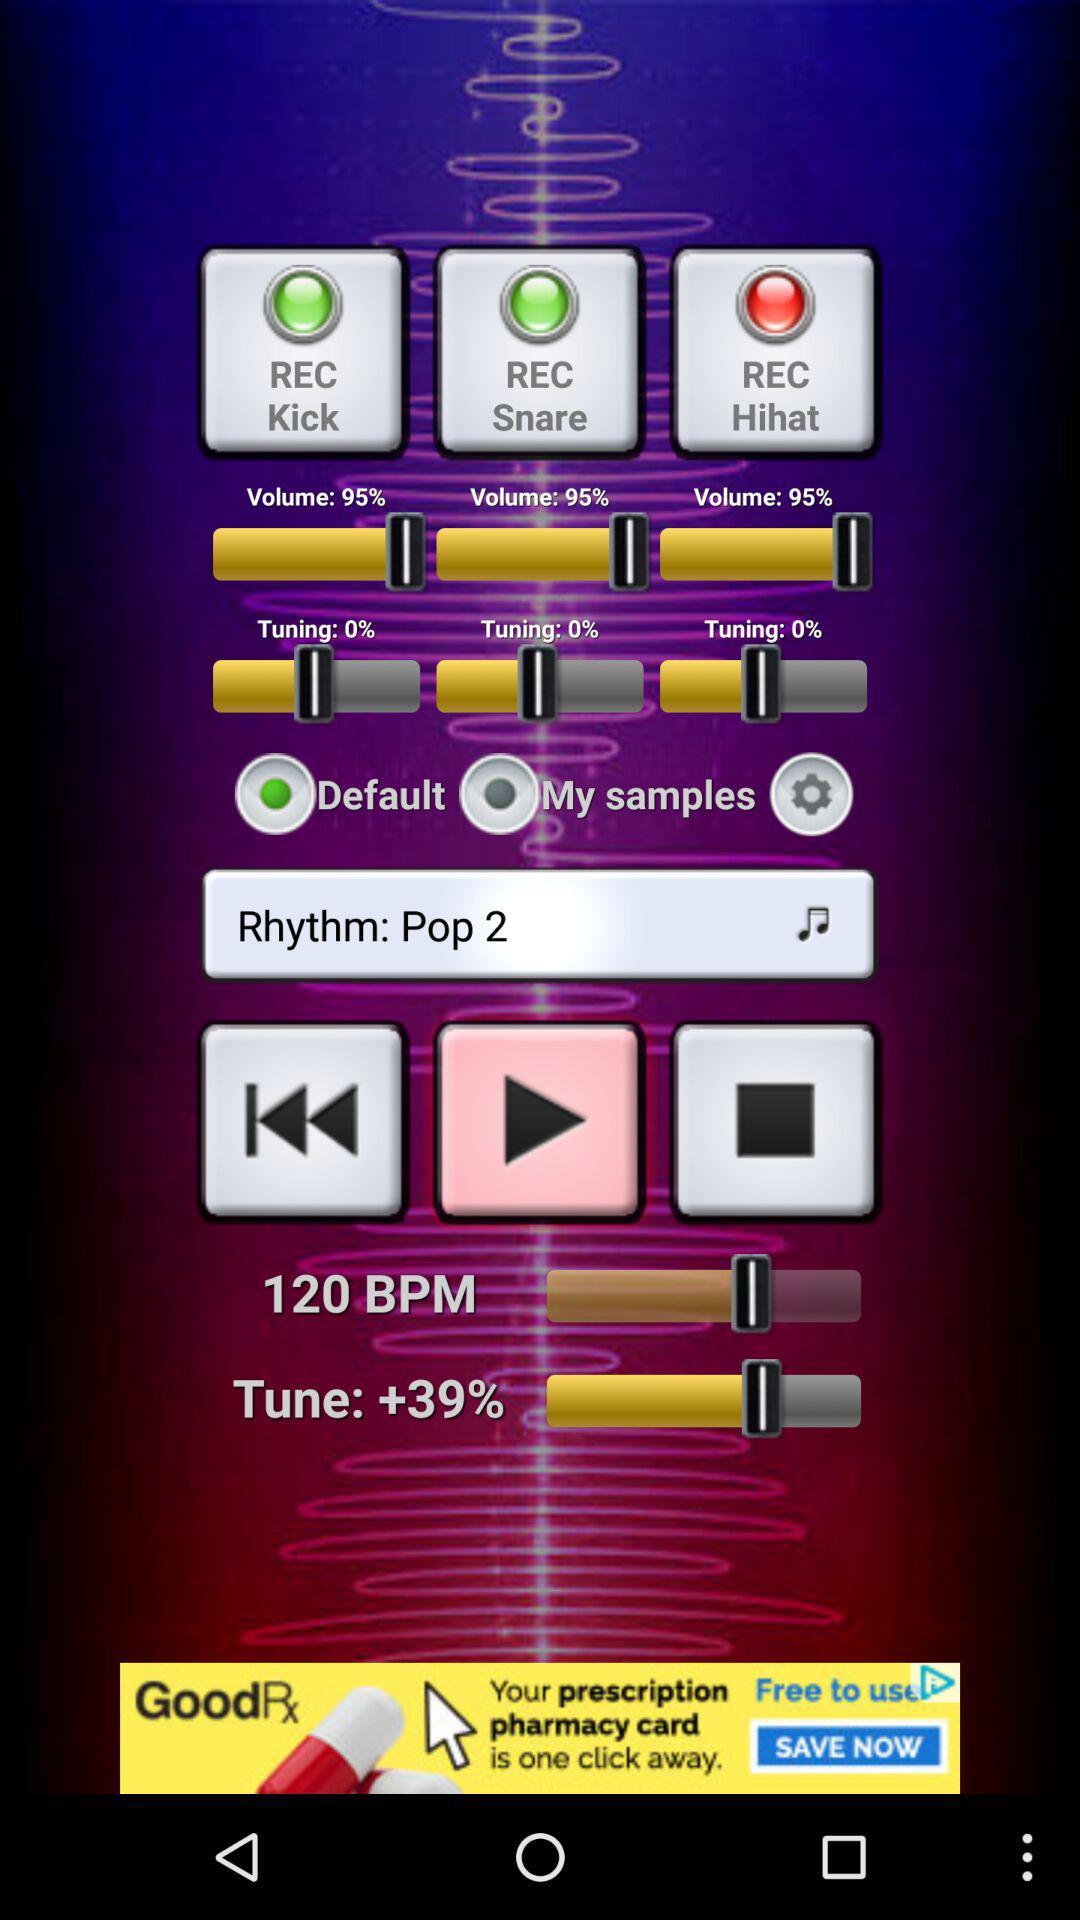 The width and height of the screenshot is (1080, 1920). Describe the element at coordinates (702, 1296) in the screenshot. I see `adjust volume` at that location.